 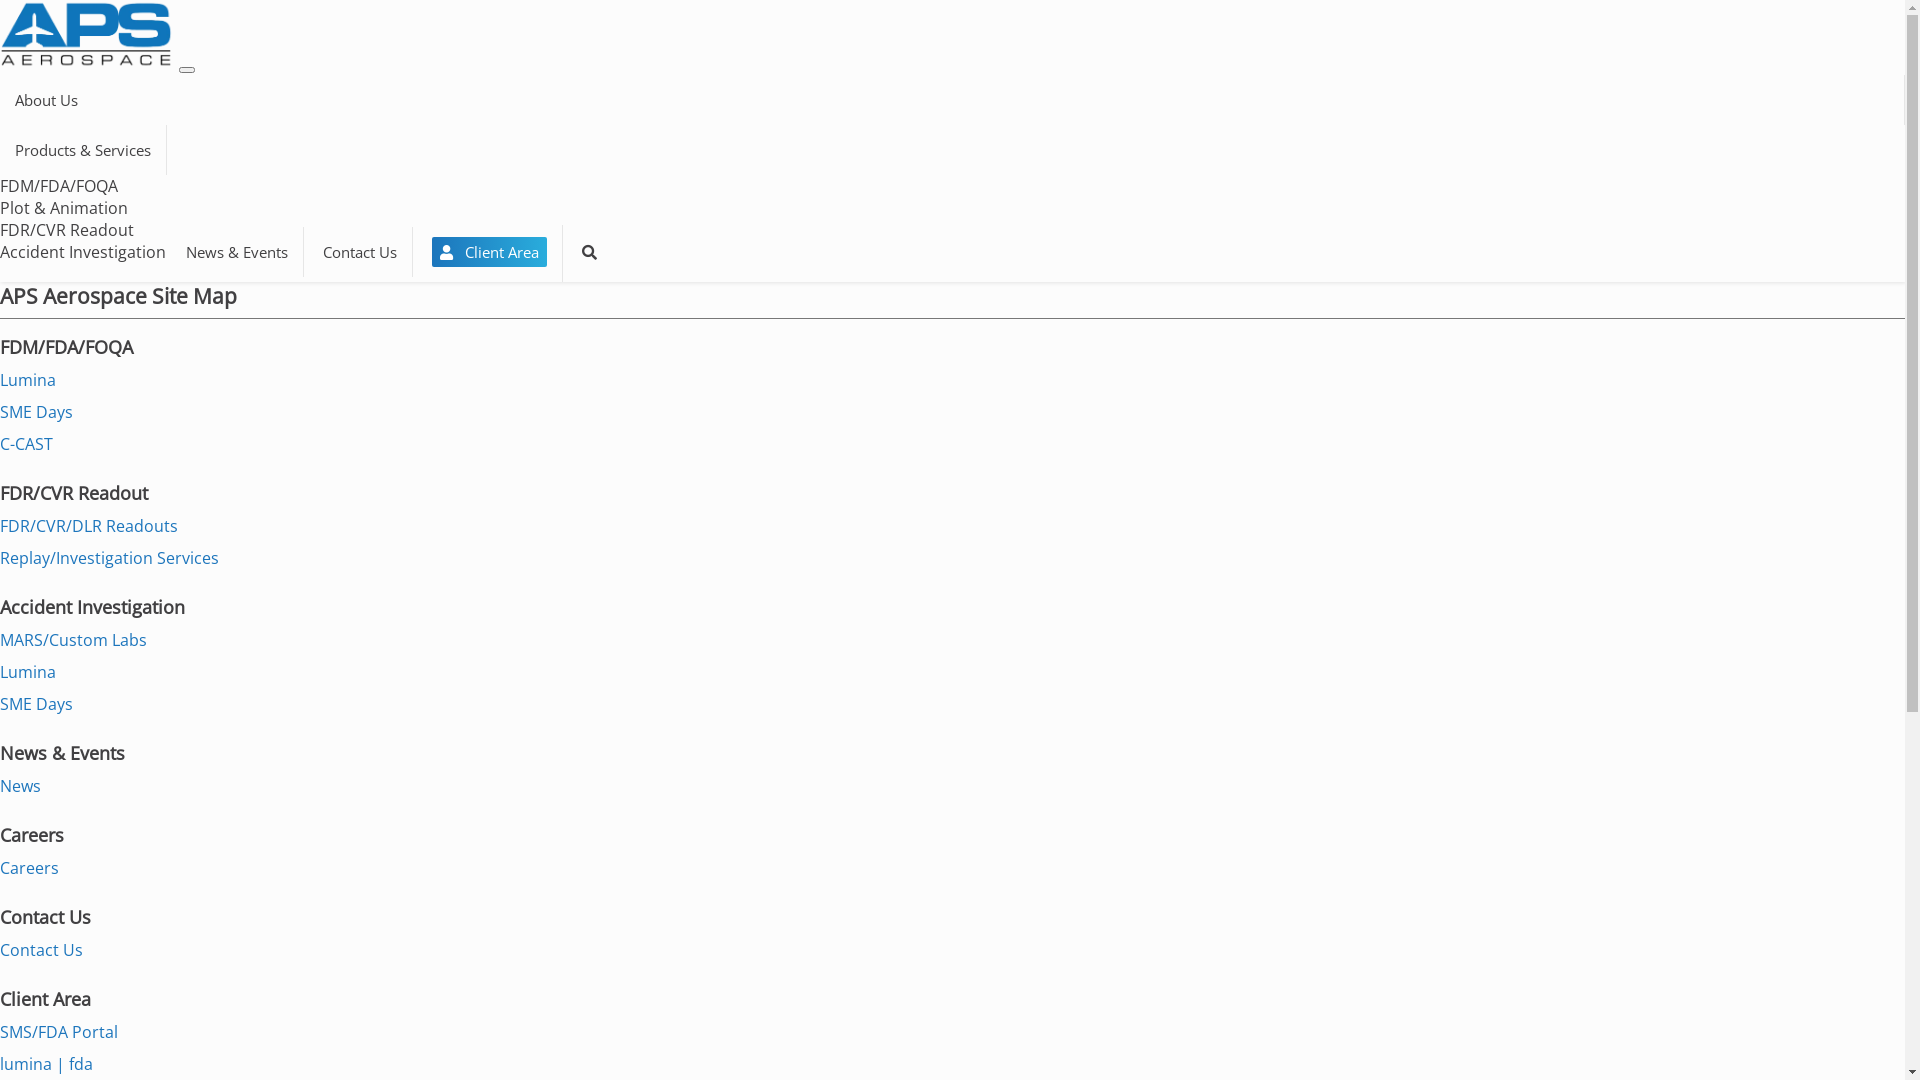 I want to click on 'Lumina', so click(x=28, y=671).